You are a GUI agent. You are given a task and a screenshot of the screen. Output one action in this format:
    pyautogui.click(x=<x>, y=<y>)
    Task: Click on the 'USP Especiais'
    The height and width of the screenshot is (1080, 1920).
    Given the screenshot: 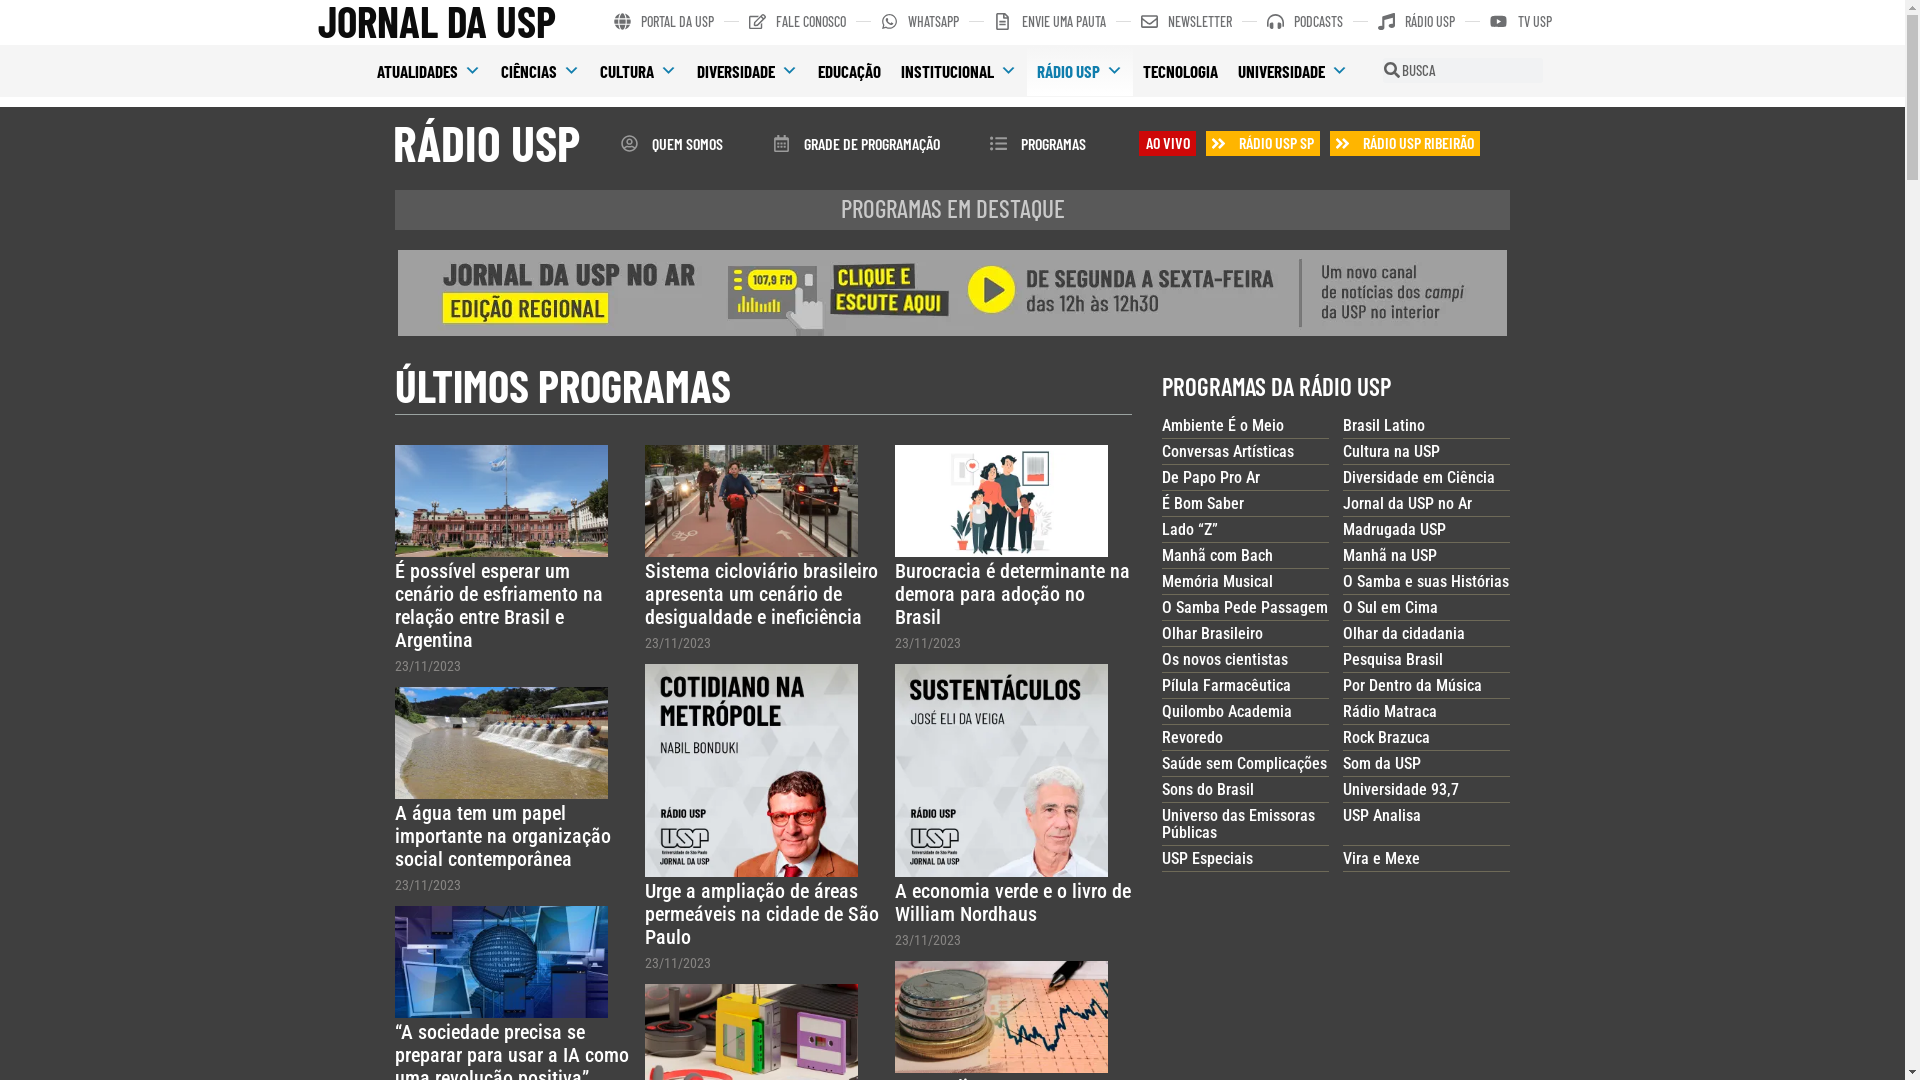 What is the action you would take?
    pyautogui.click(x=1161, y=857)
    